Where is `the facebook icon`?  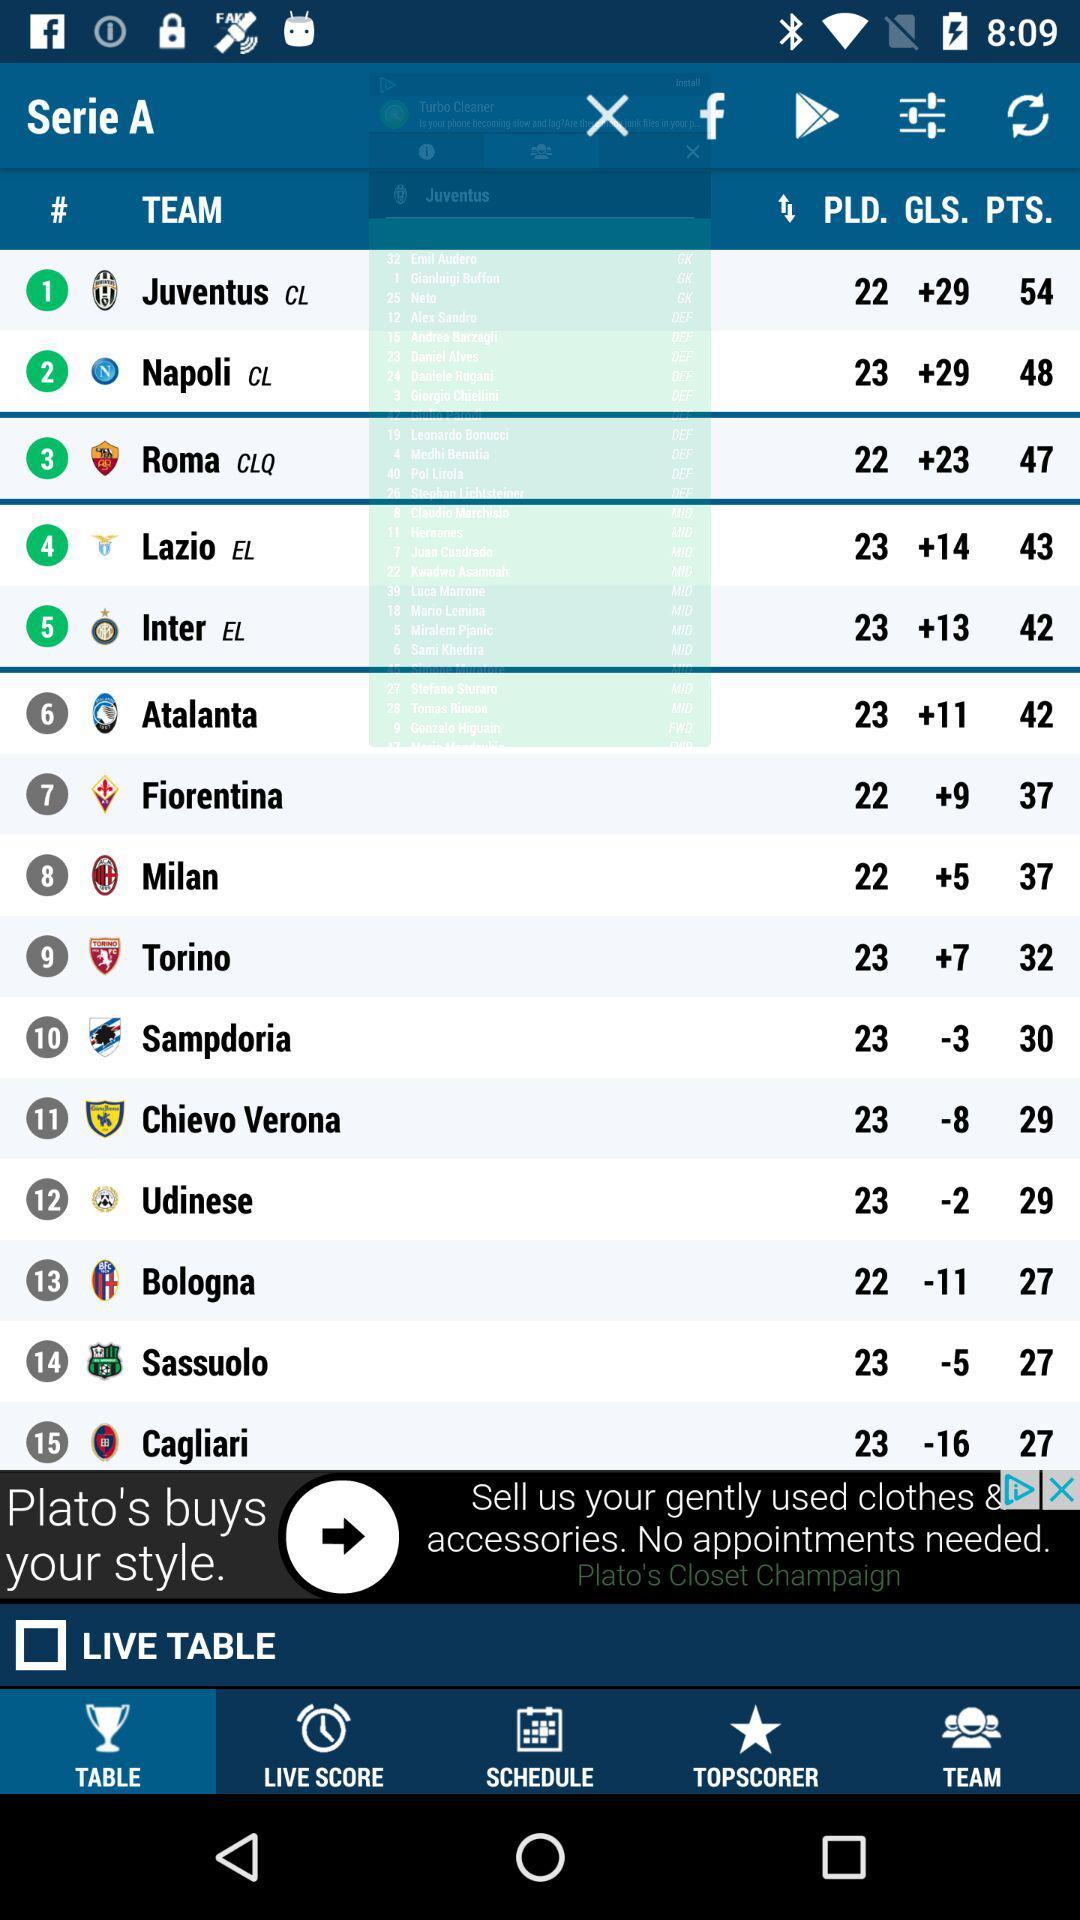
the facebook icon is located at coordinates (711, 114).